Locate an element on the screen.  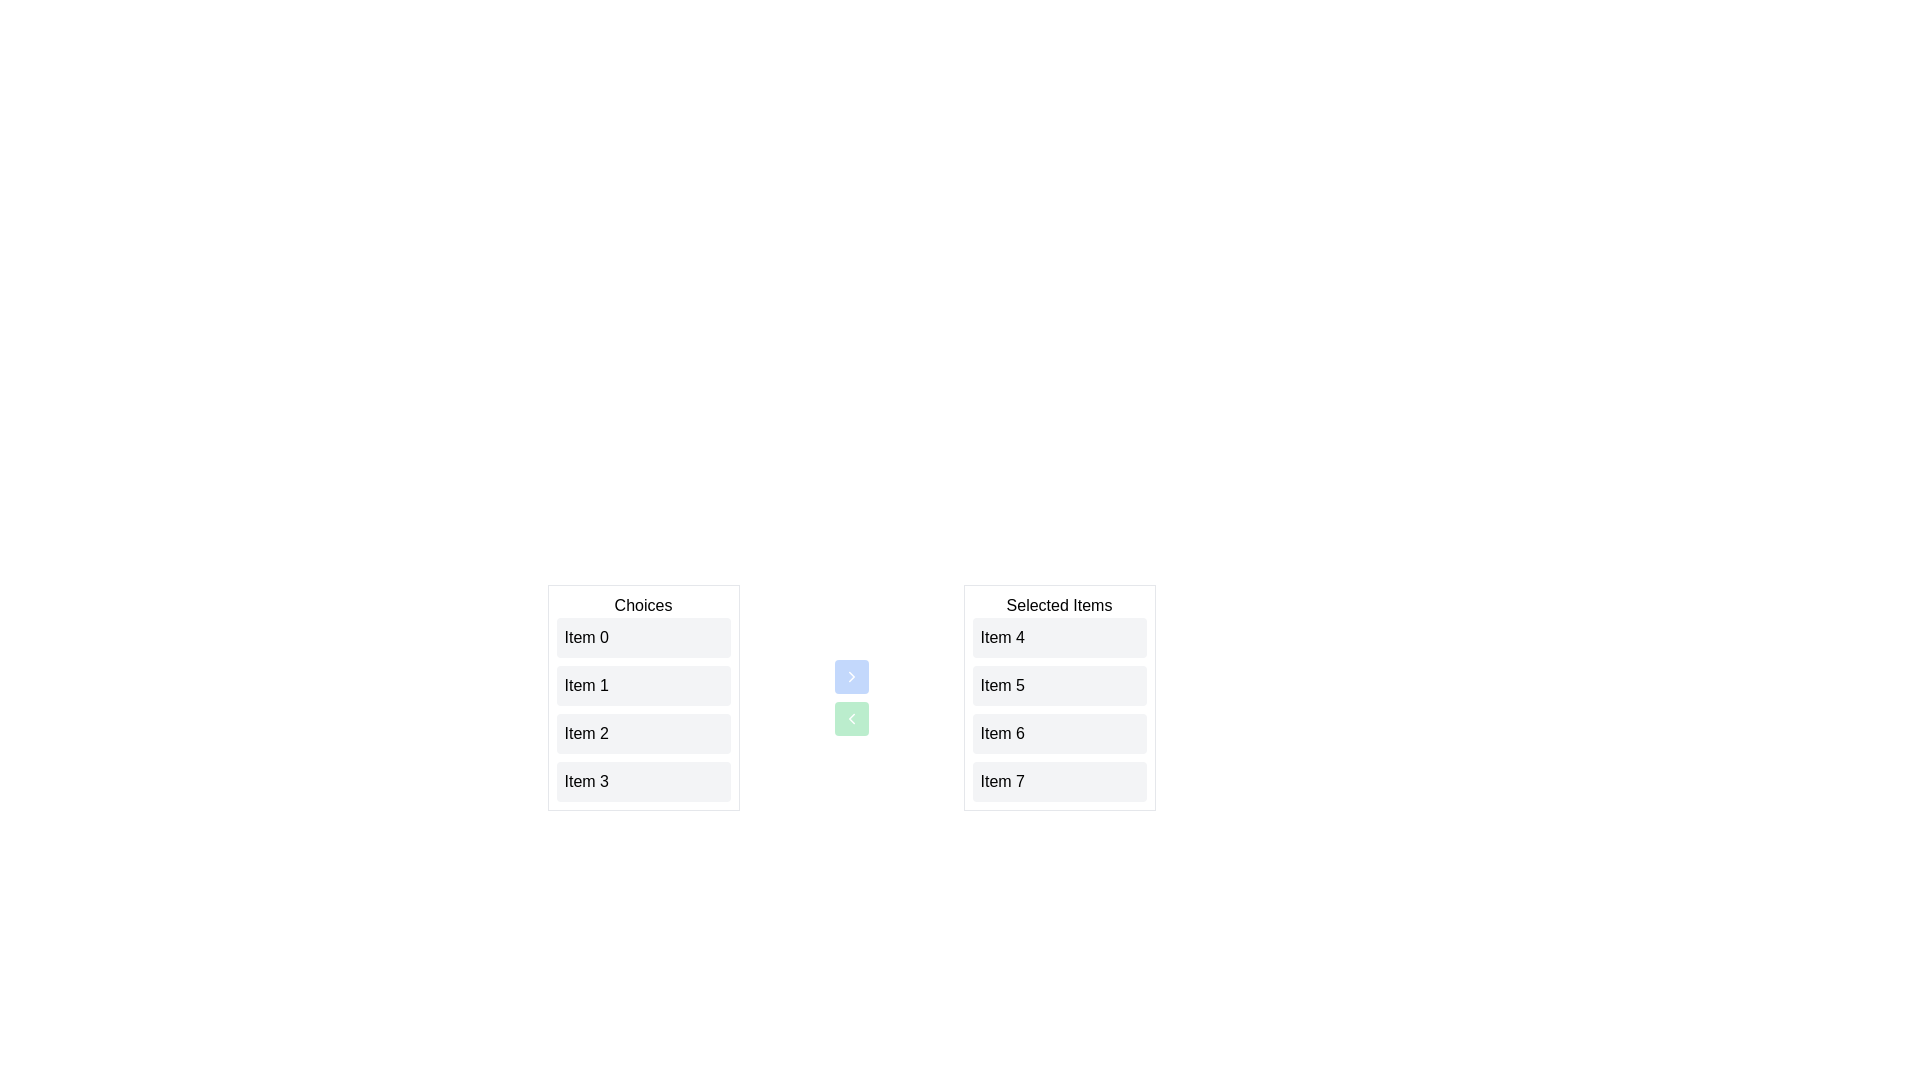
the graphical representation of the chevron arrow SVG icon located centrally within its blue button, which facilitates navigation between the 'Choices' and 'Selected Items' panels is located at coordinates (851, 676).